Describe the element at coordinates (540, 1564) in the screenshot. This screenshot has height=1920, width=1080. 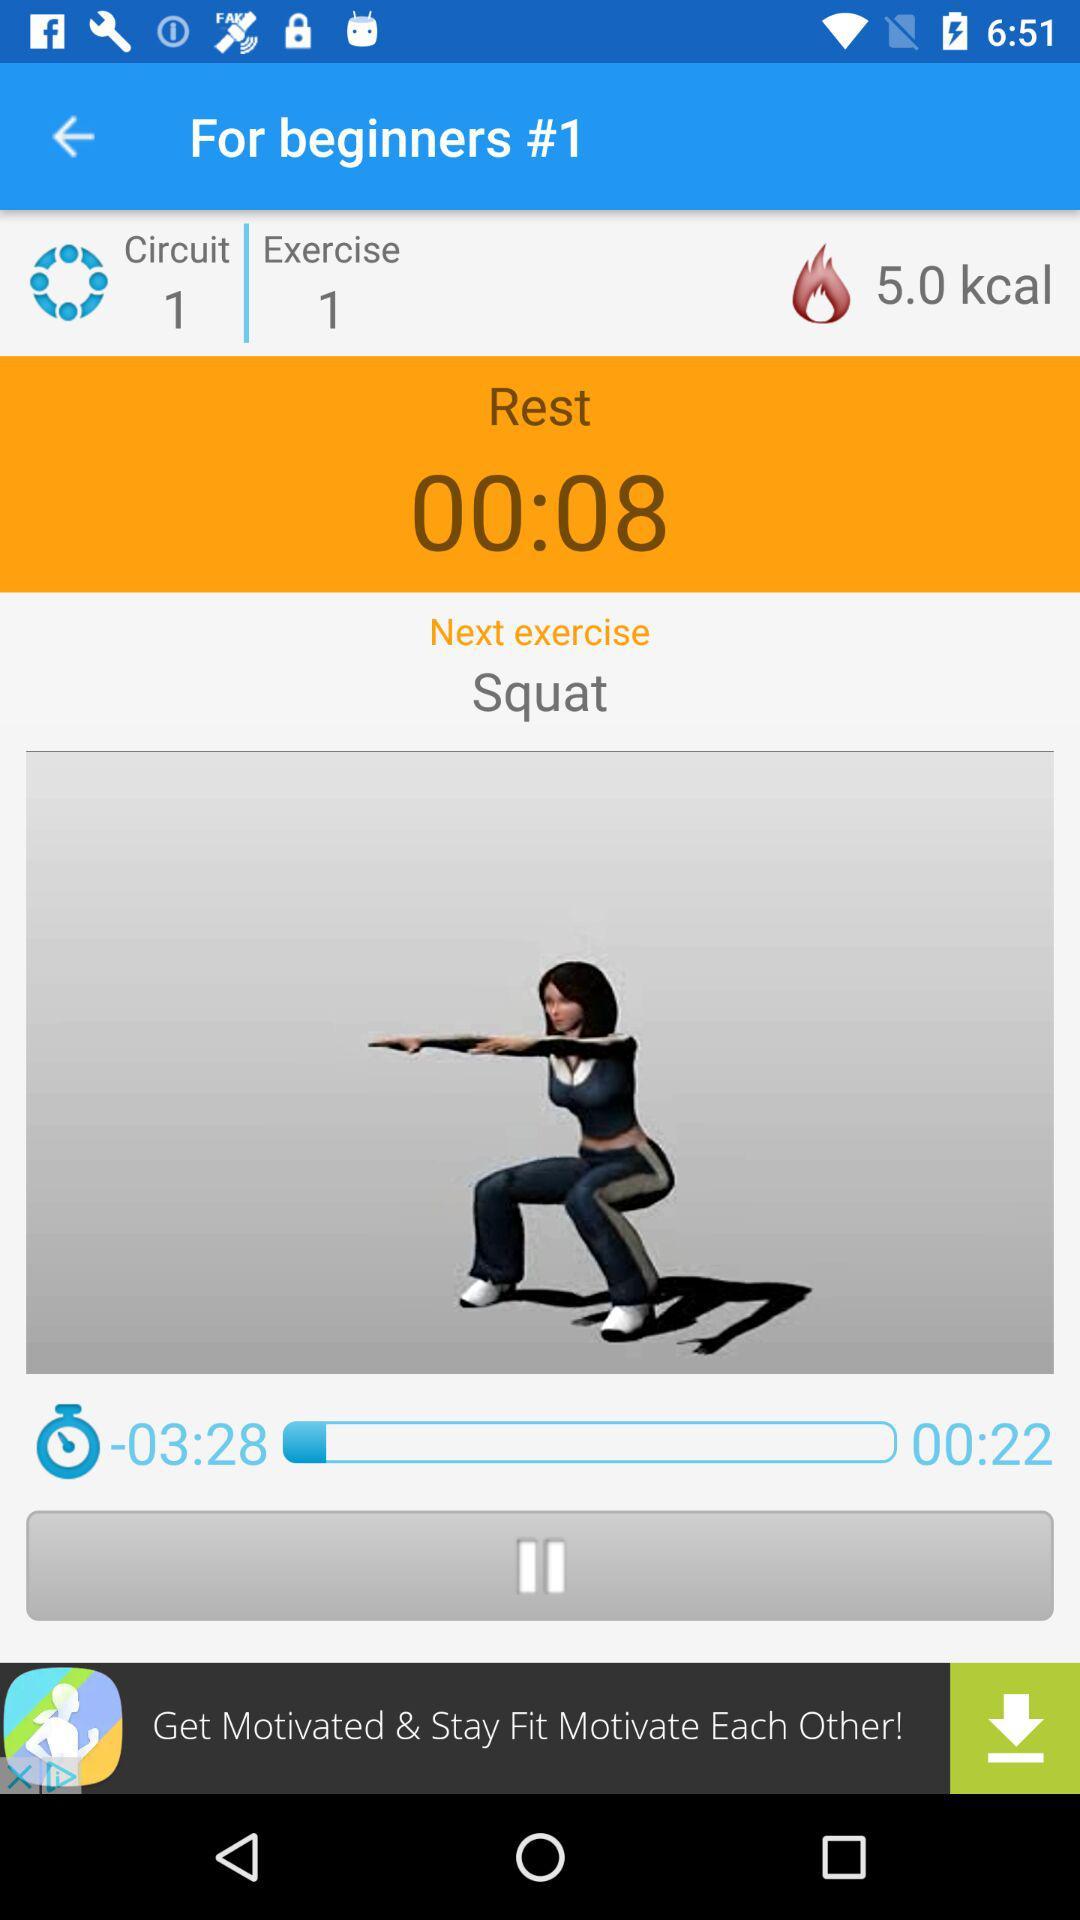
I see `turn video on` at that location.